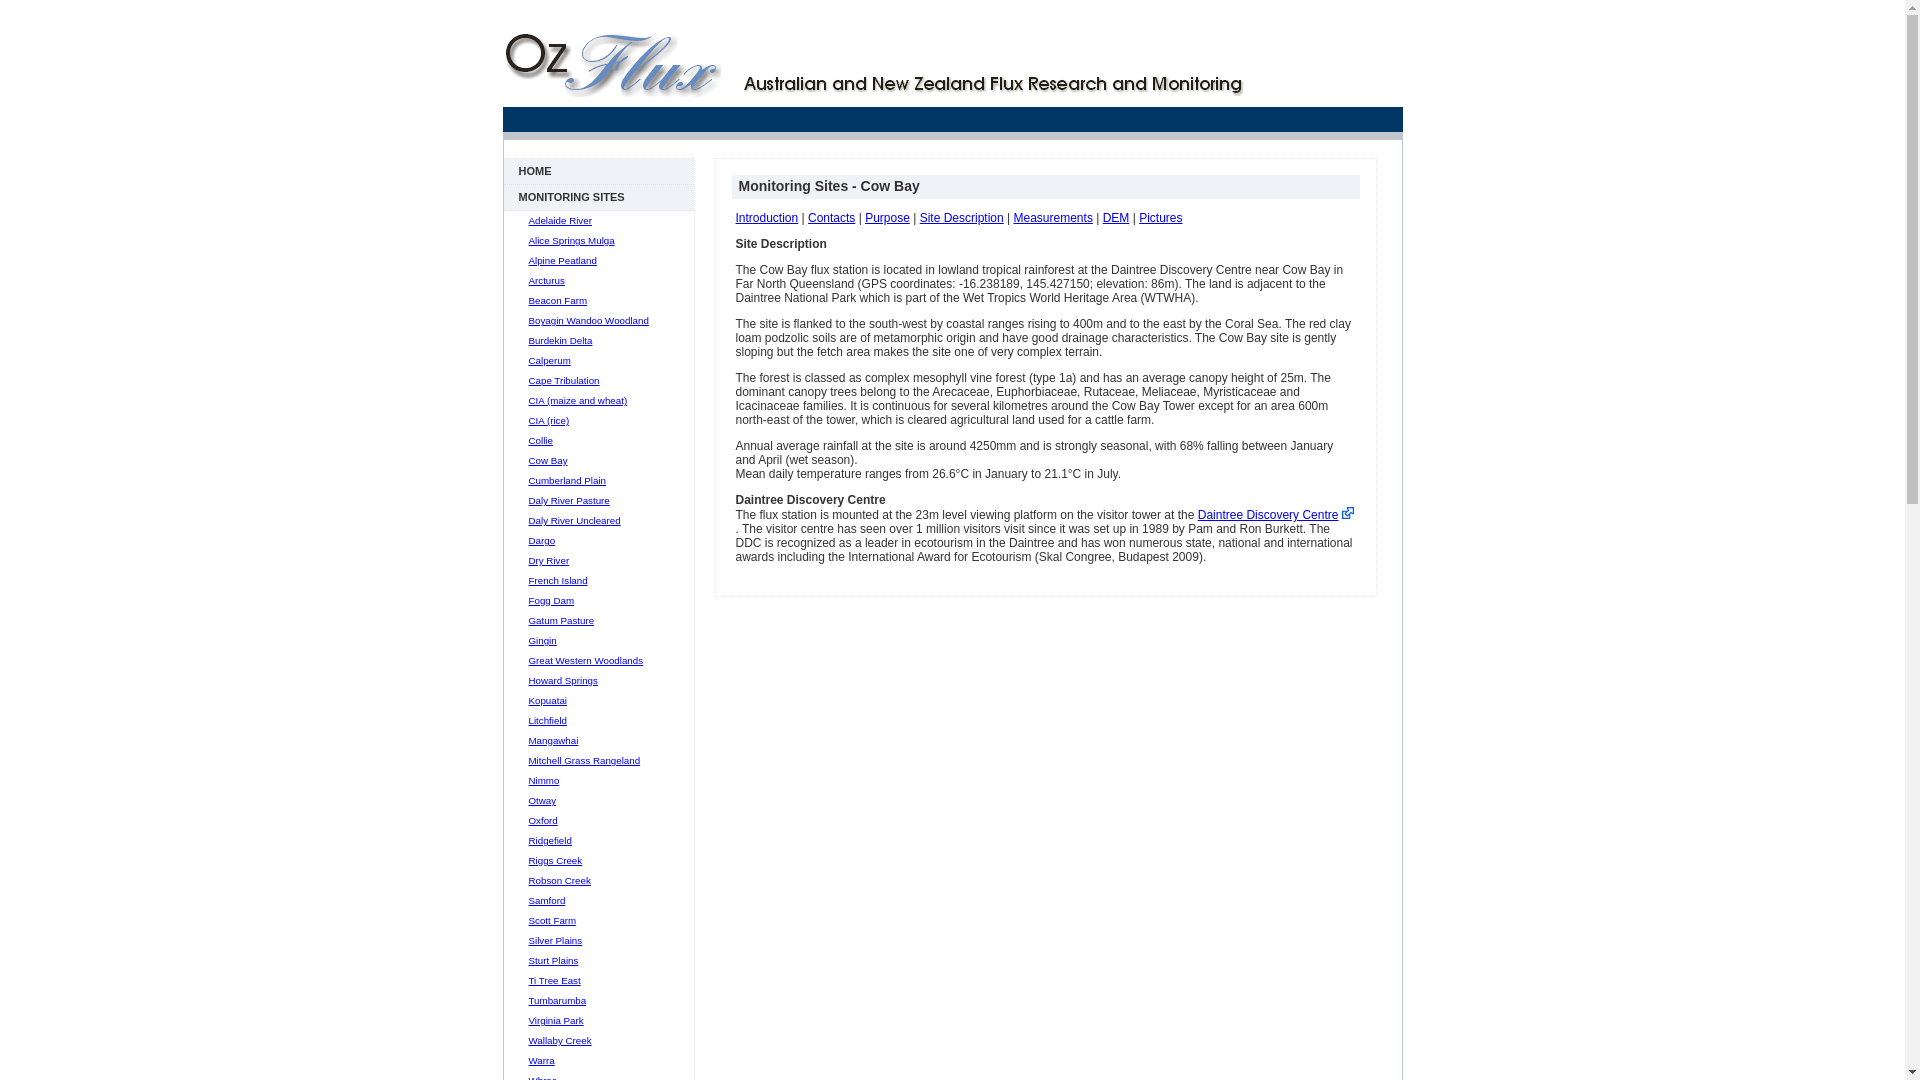 The width and height of the screenshot is (1920, 1080). I want to click on 'HOME', so click(598, 171).